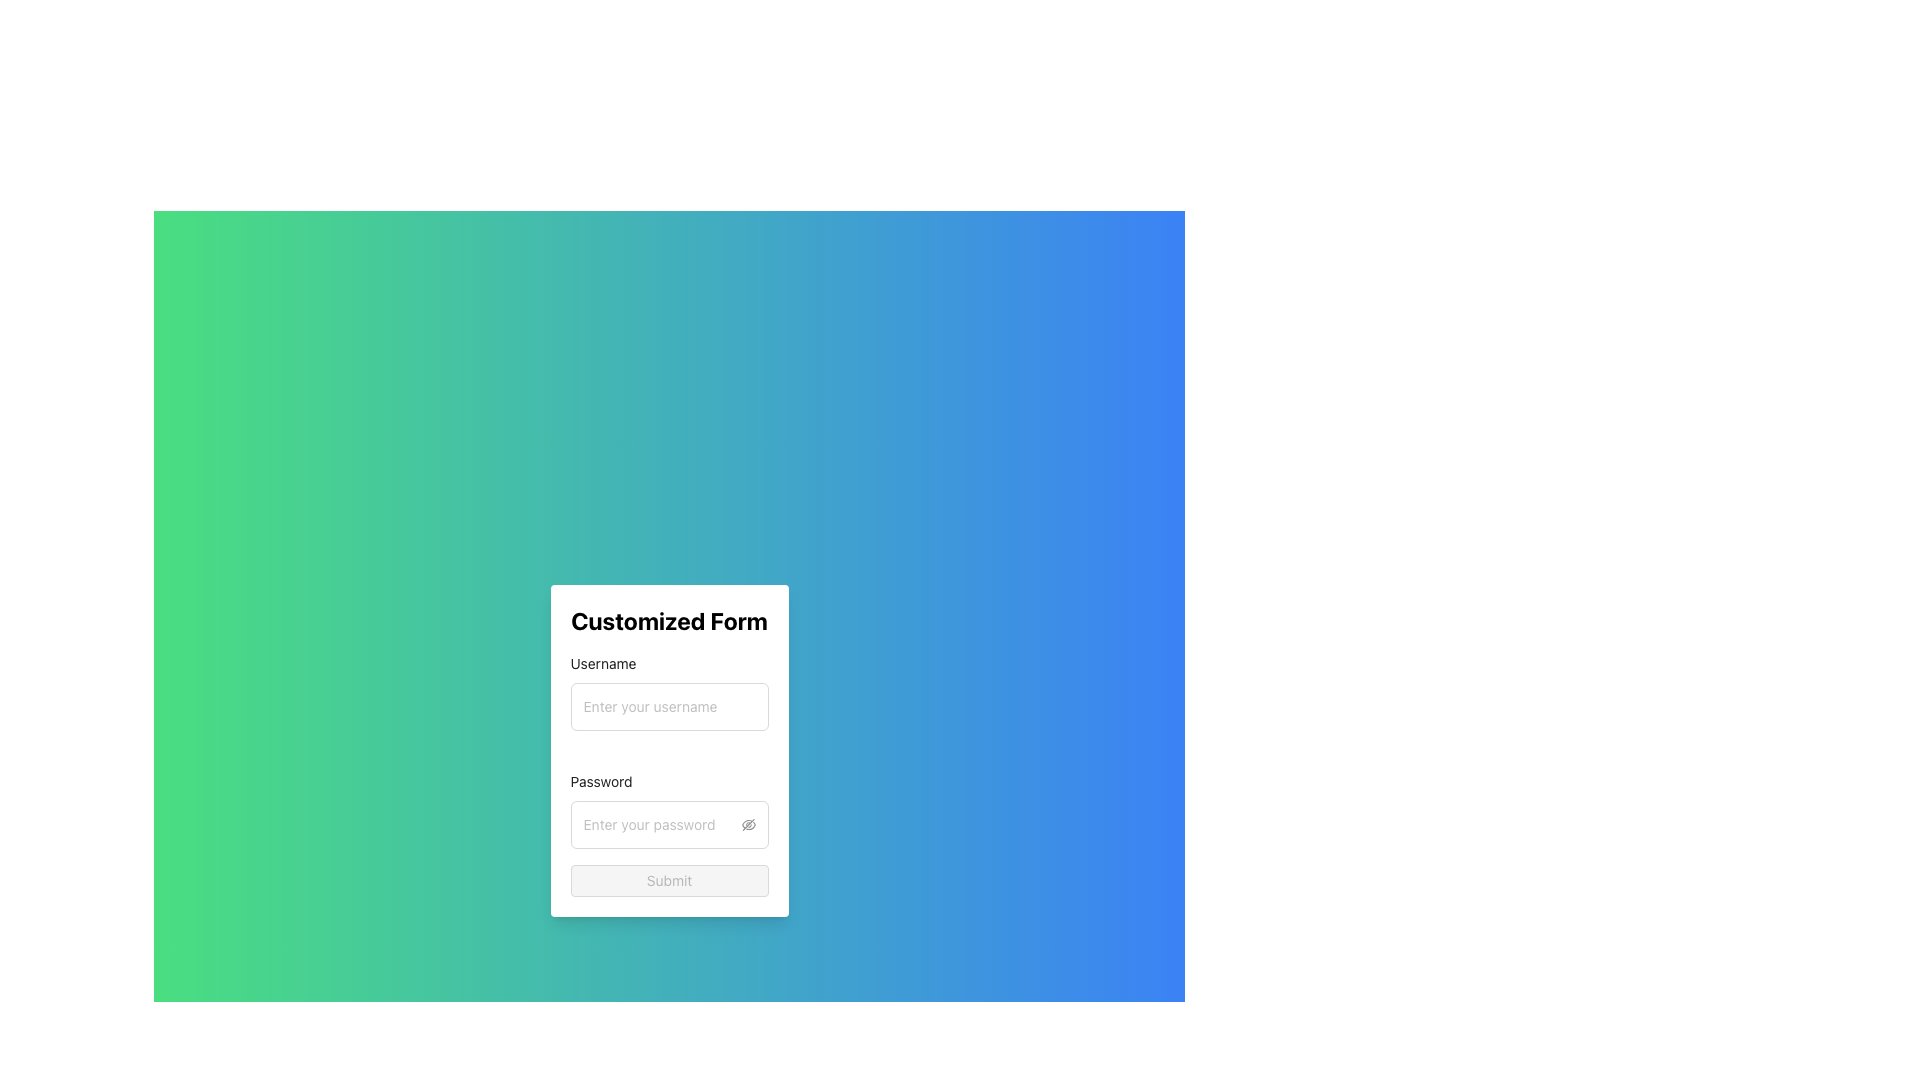  What do you see at coordinates (747, 825) in the screenshot?
I see `the password visibility toggle icon located on the right side of the password input field` at bounding box center [747, 825].